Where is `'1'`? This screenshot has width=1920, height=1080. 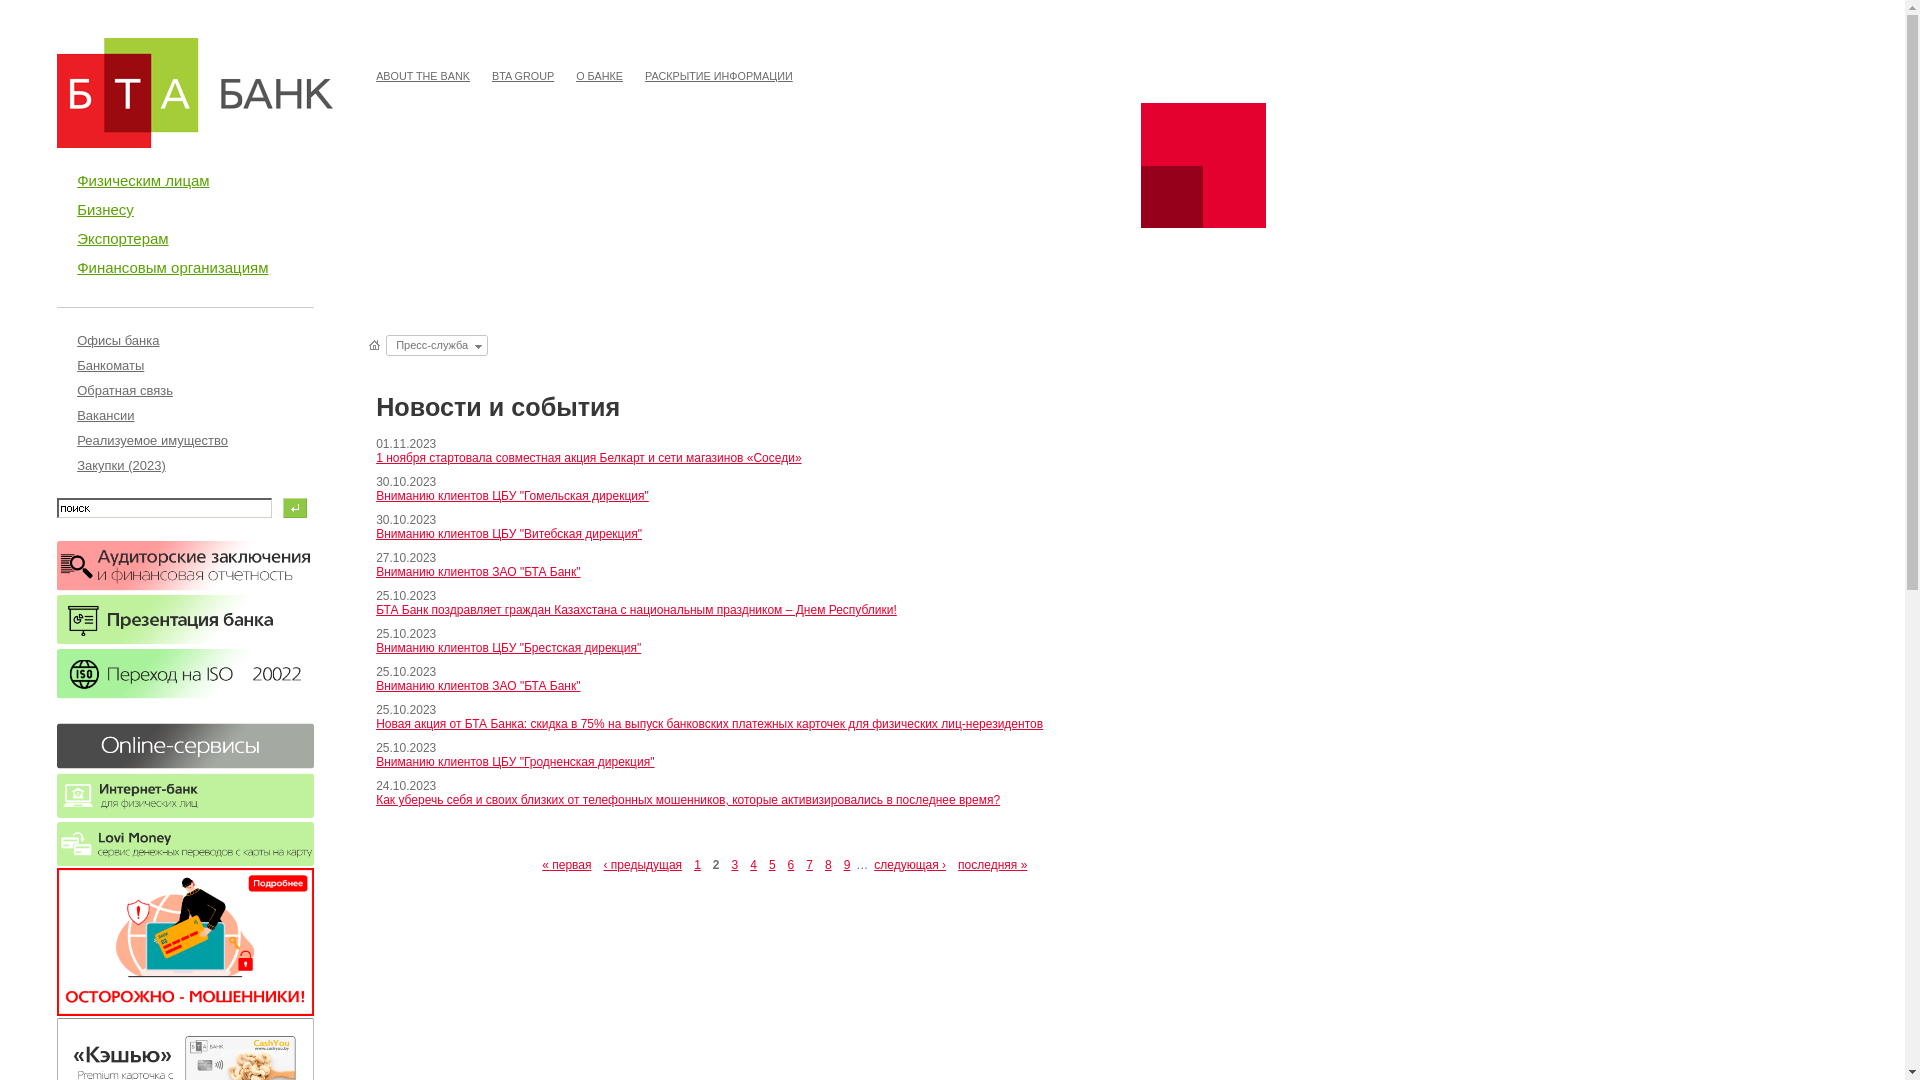 '1' is located at coordinates (687, 863).